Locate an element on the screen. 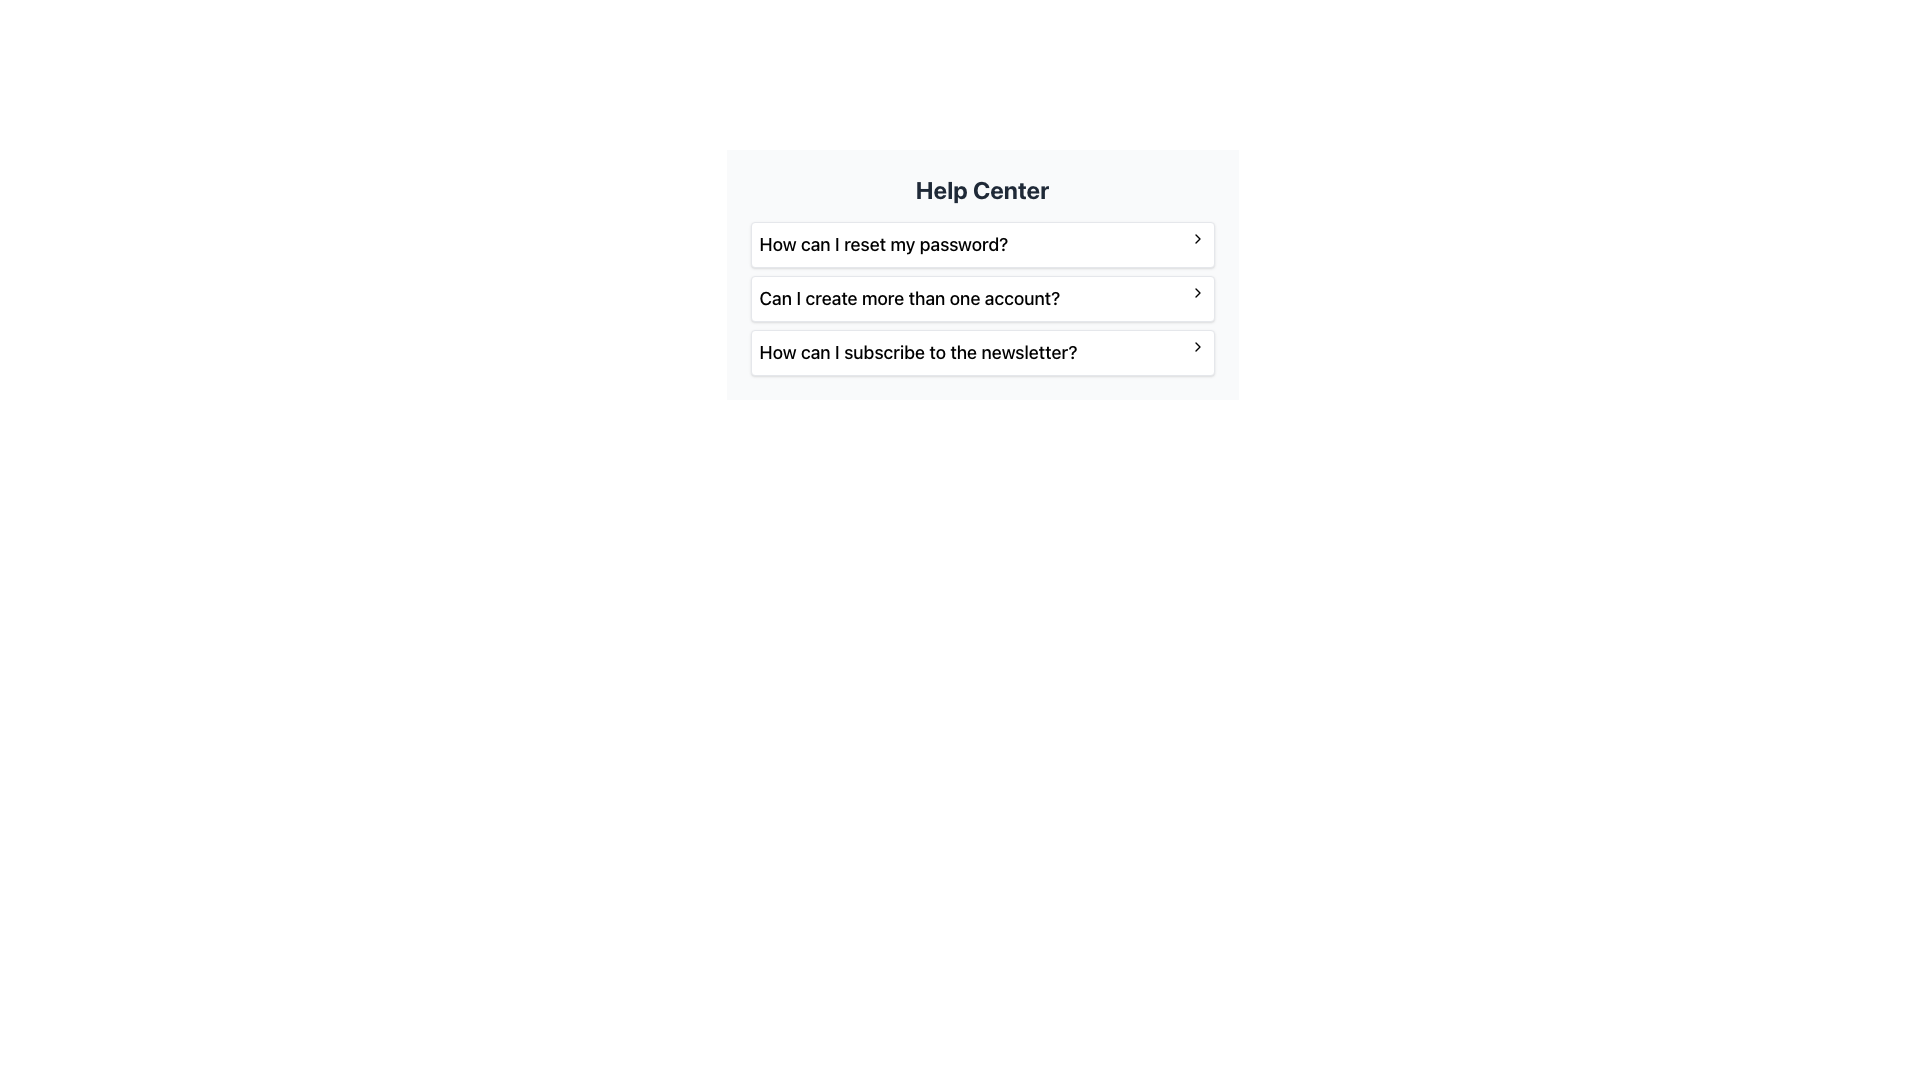 The width and height of the screenshot is (1920, 1080). one of the questions in the frequently asked questions list located below the 'Help Center' heading is located at coordinates (982, 299).